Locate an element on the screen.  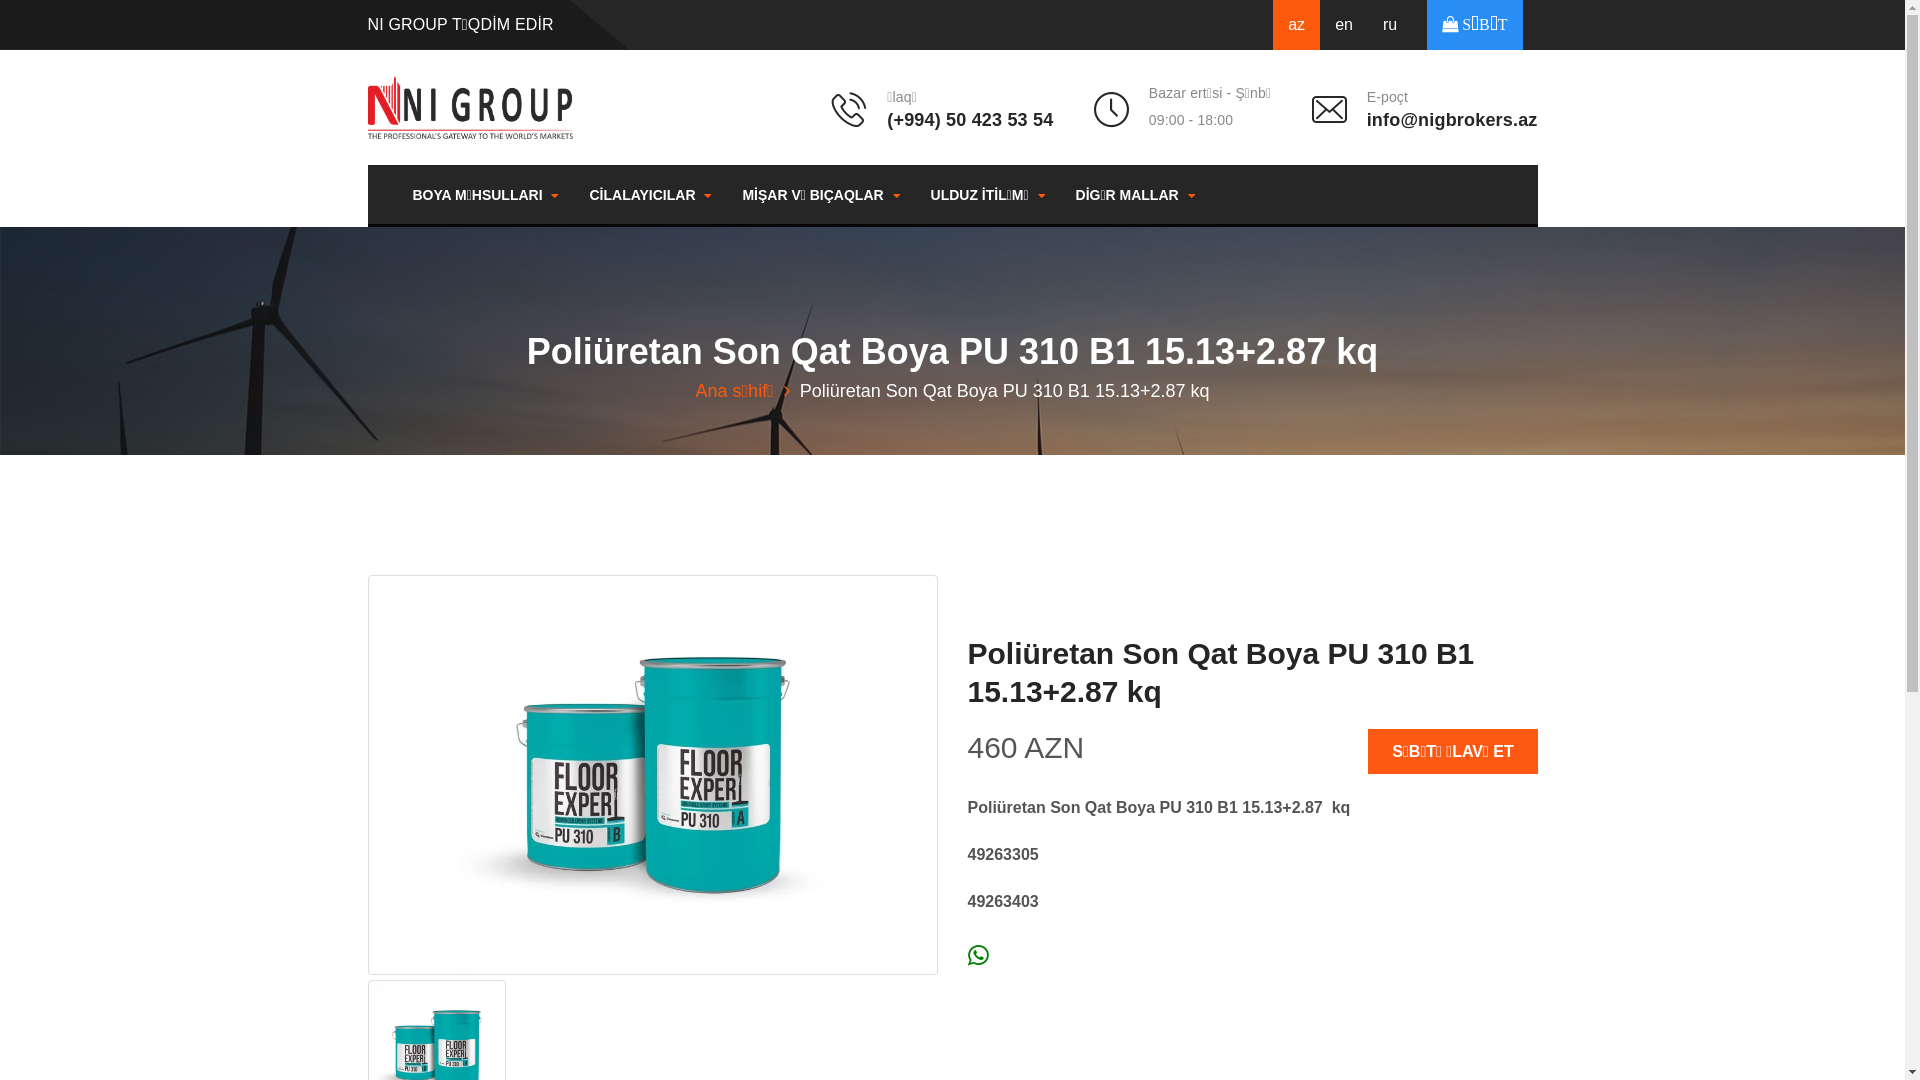
'ru' is located at coordinates (1367, 24).